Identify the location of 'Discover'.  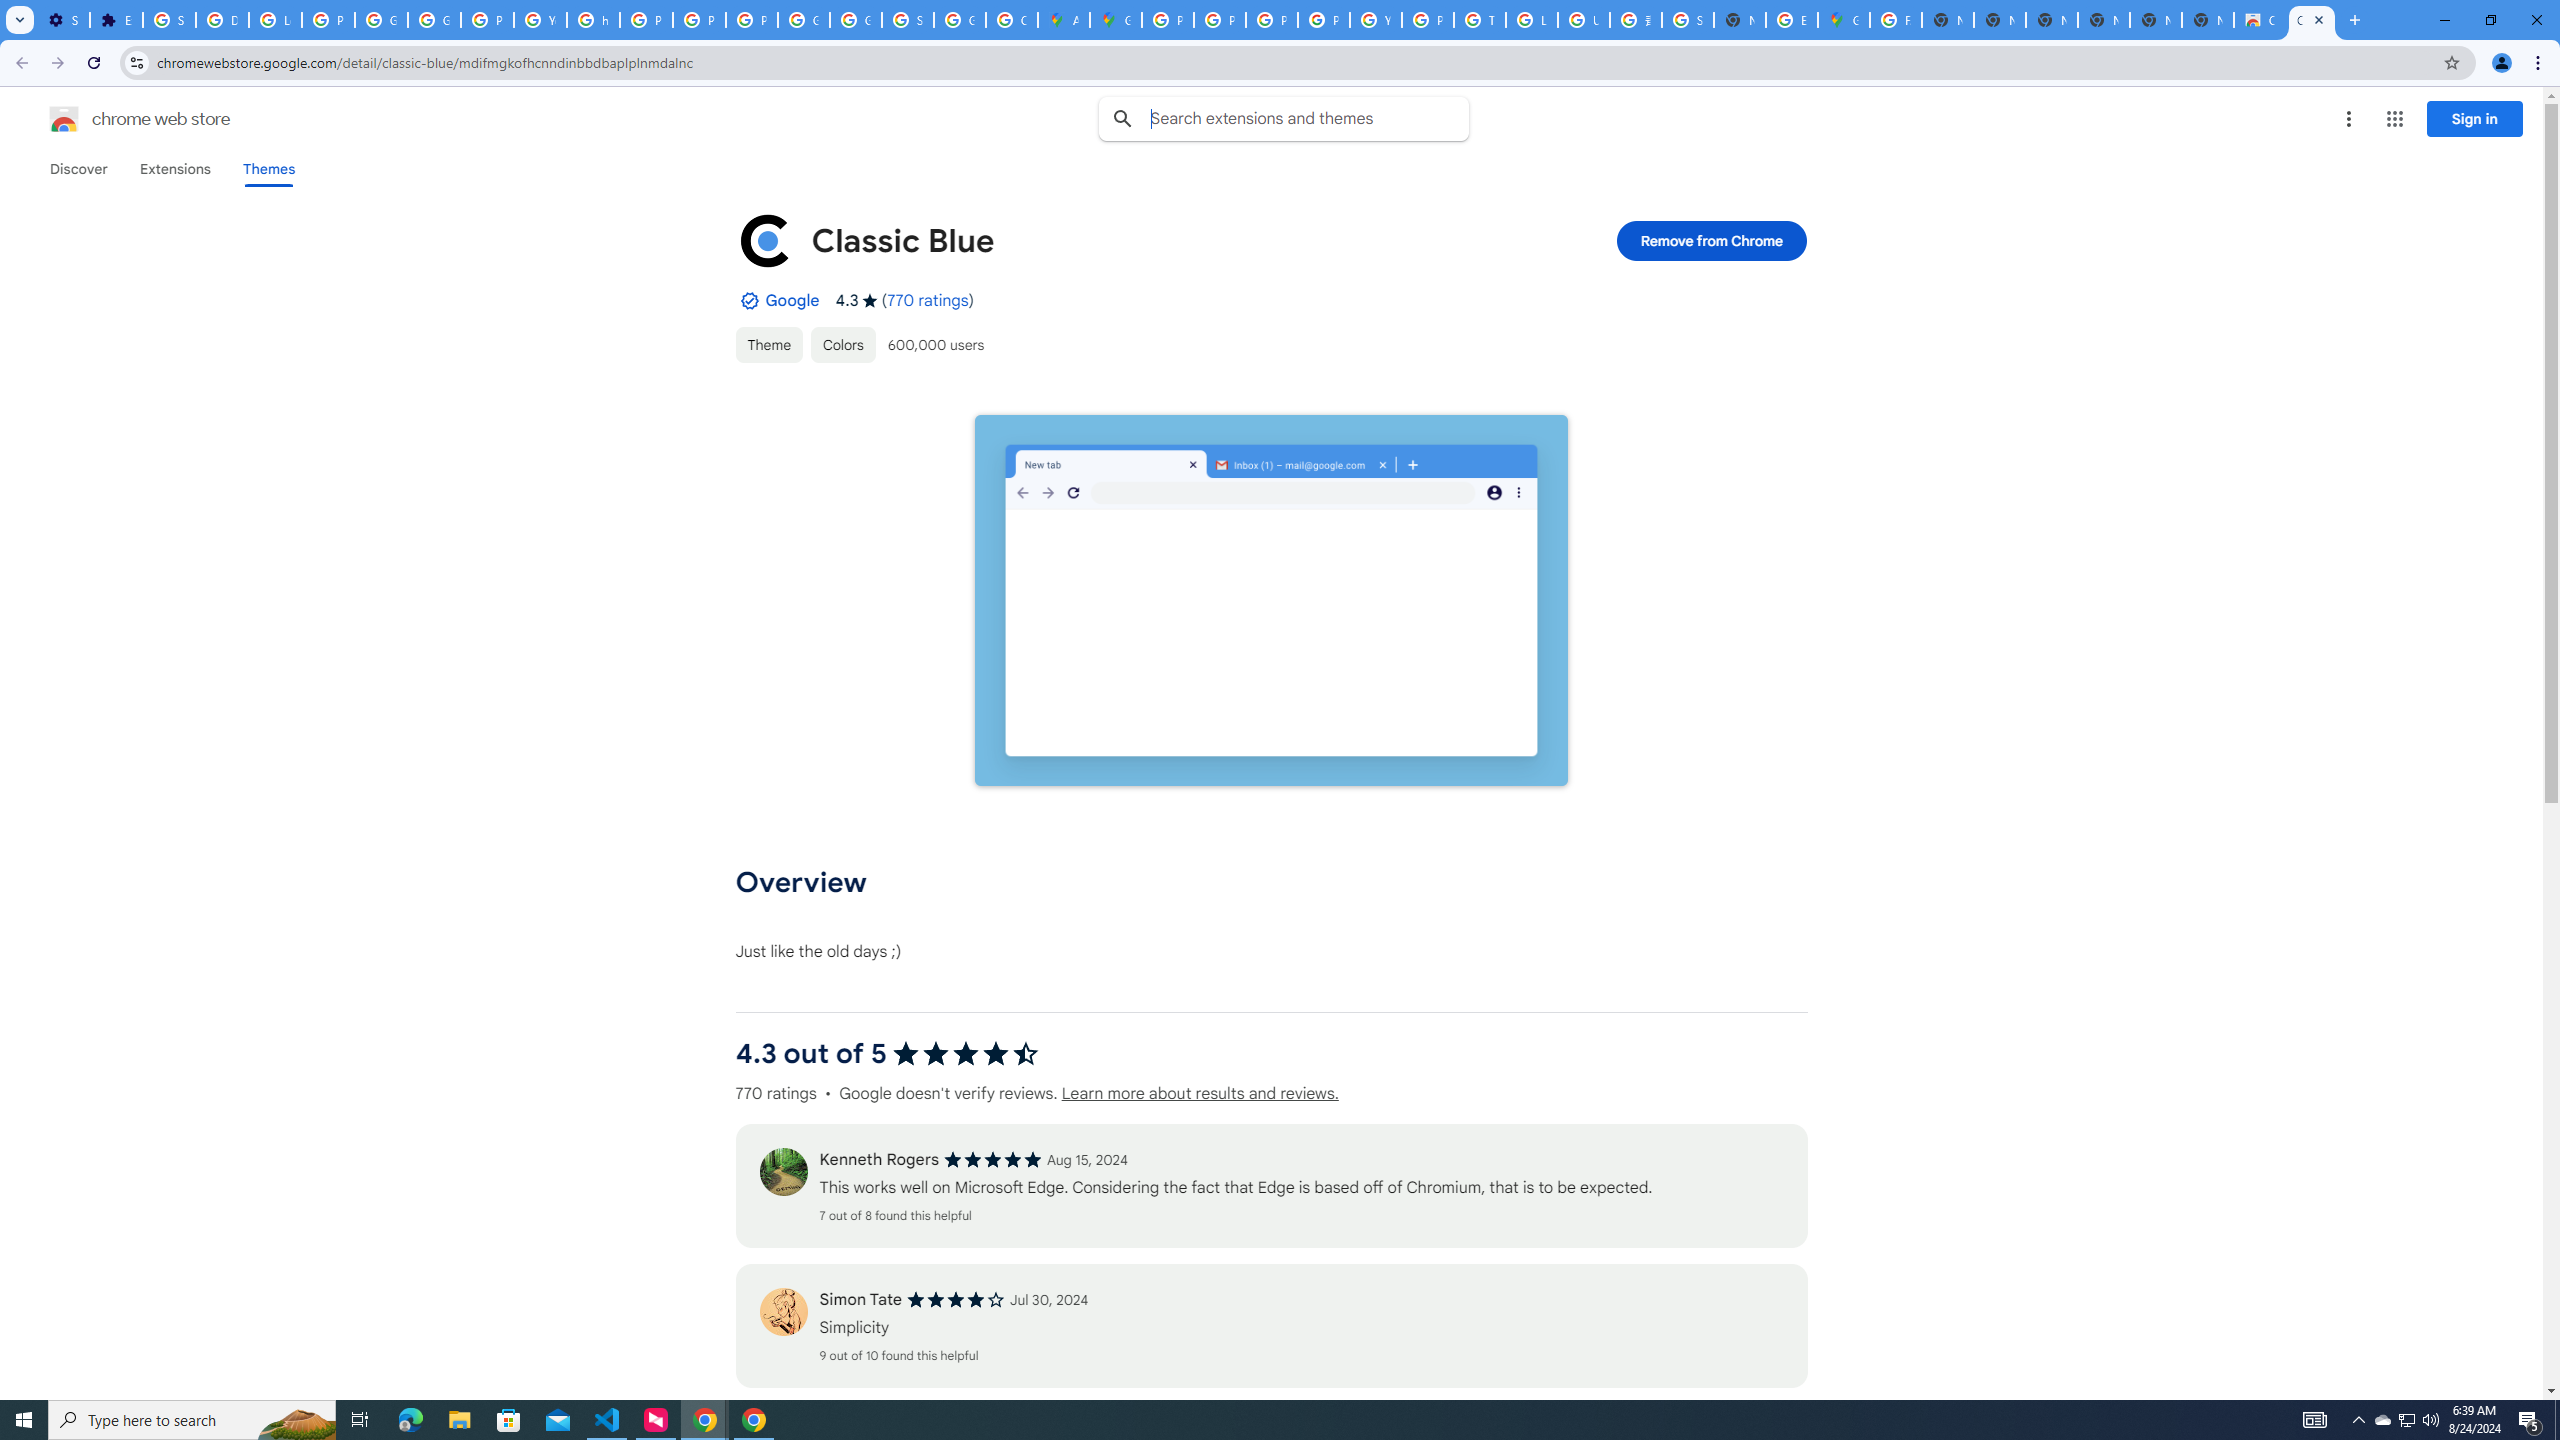
(77, 168).